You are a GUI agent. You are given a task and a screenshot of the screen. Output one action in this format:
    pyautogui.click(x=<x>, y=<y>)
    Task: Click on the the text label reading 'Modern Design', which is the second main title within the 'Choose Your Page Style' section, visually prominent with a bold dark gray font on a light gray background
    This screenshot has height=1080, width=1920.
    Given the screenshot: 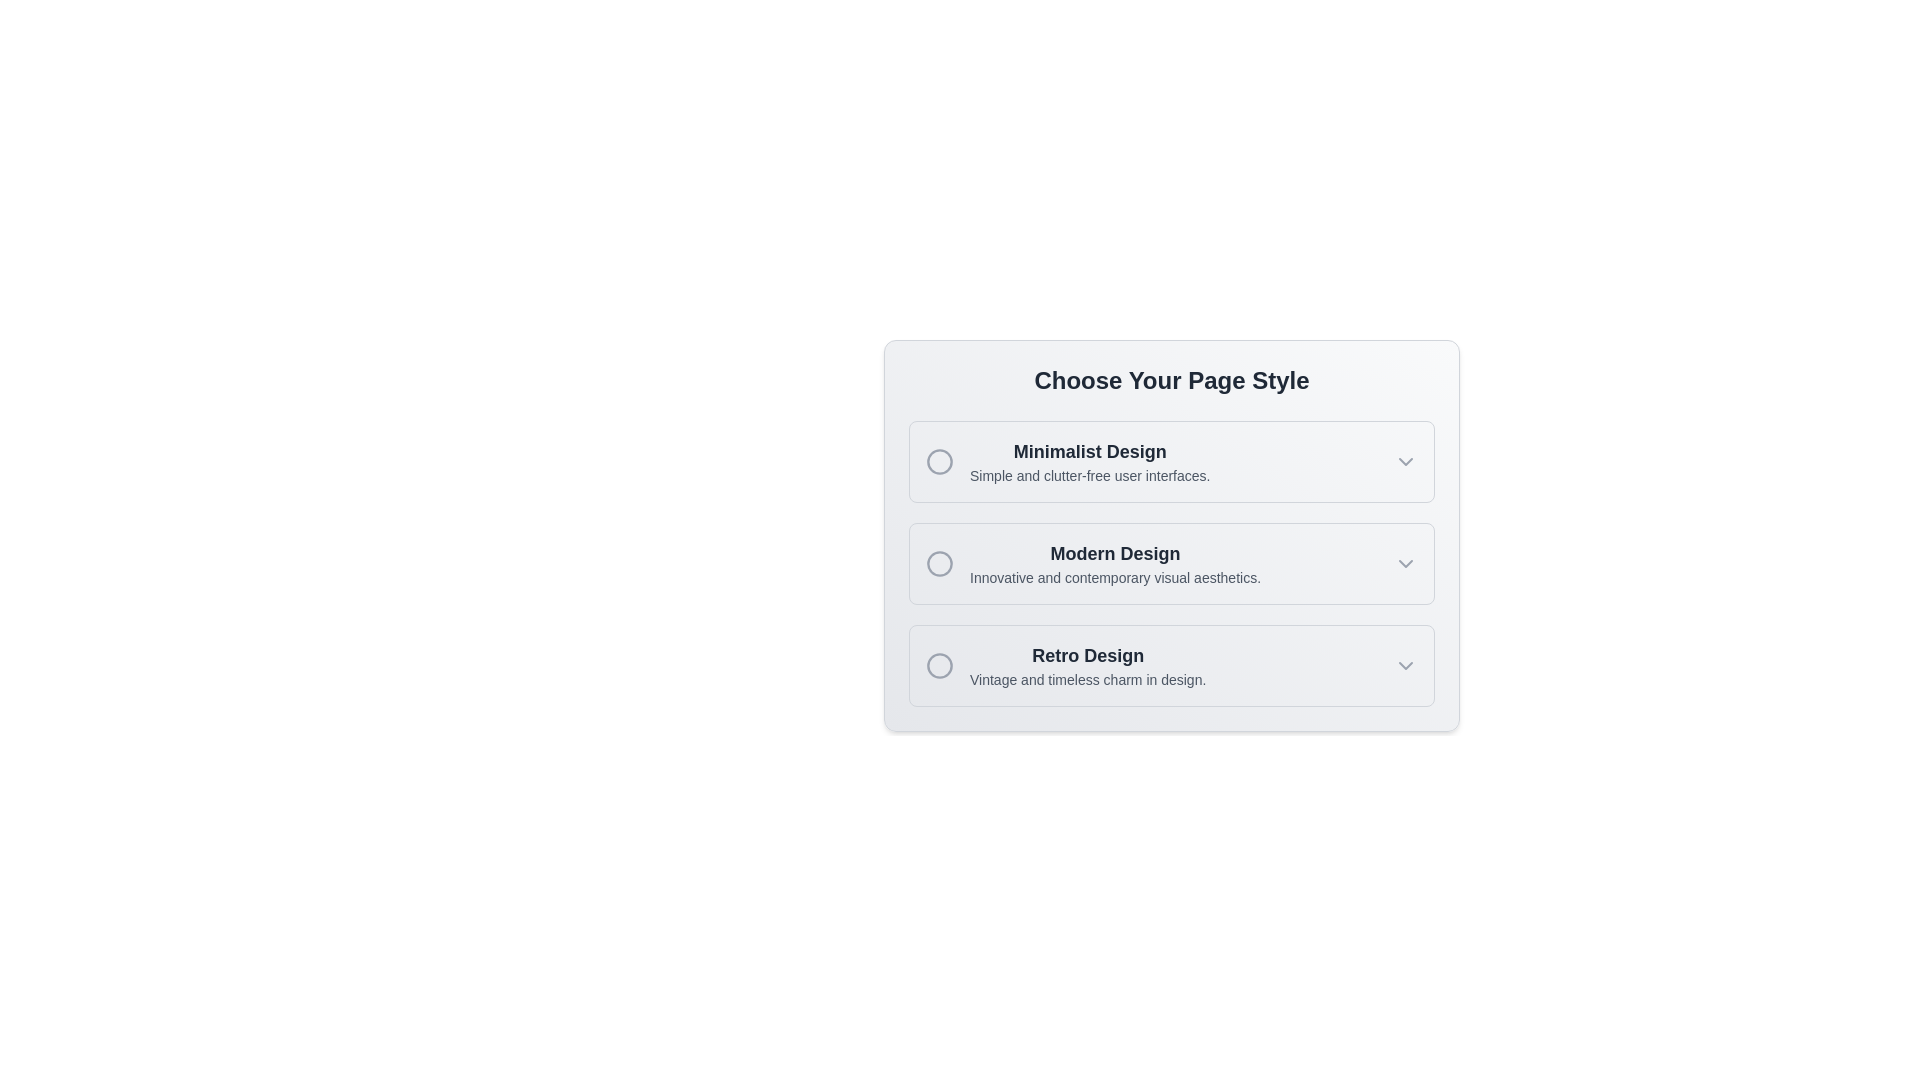 What is the action you would take?
    pyautogui.click(x=1114, y=554)
    